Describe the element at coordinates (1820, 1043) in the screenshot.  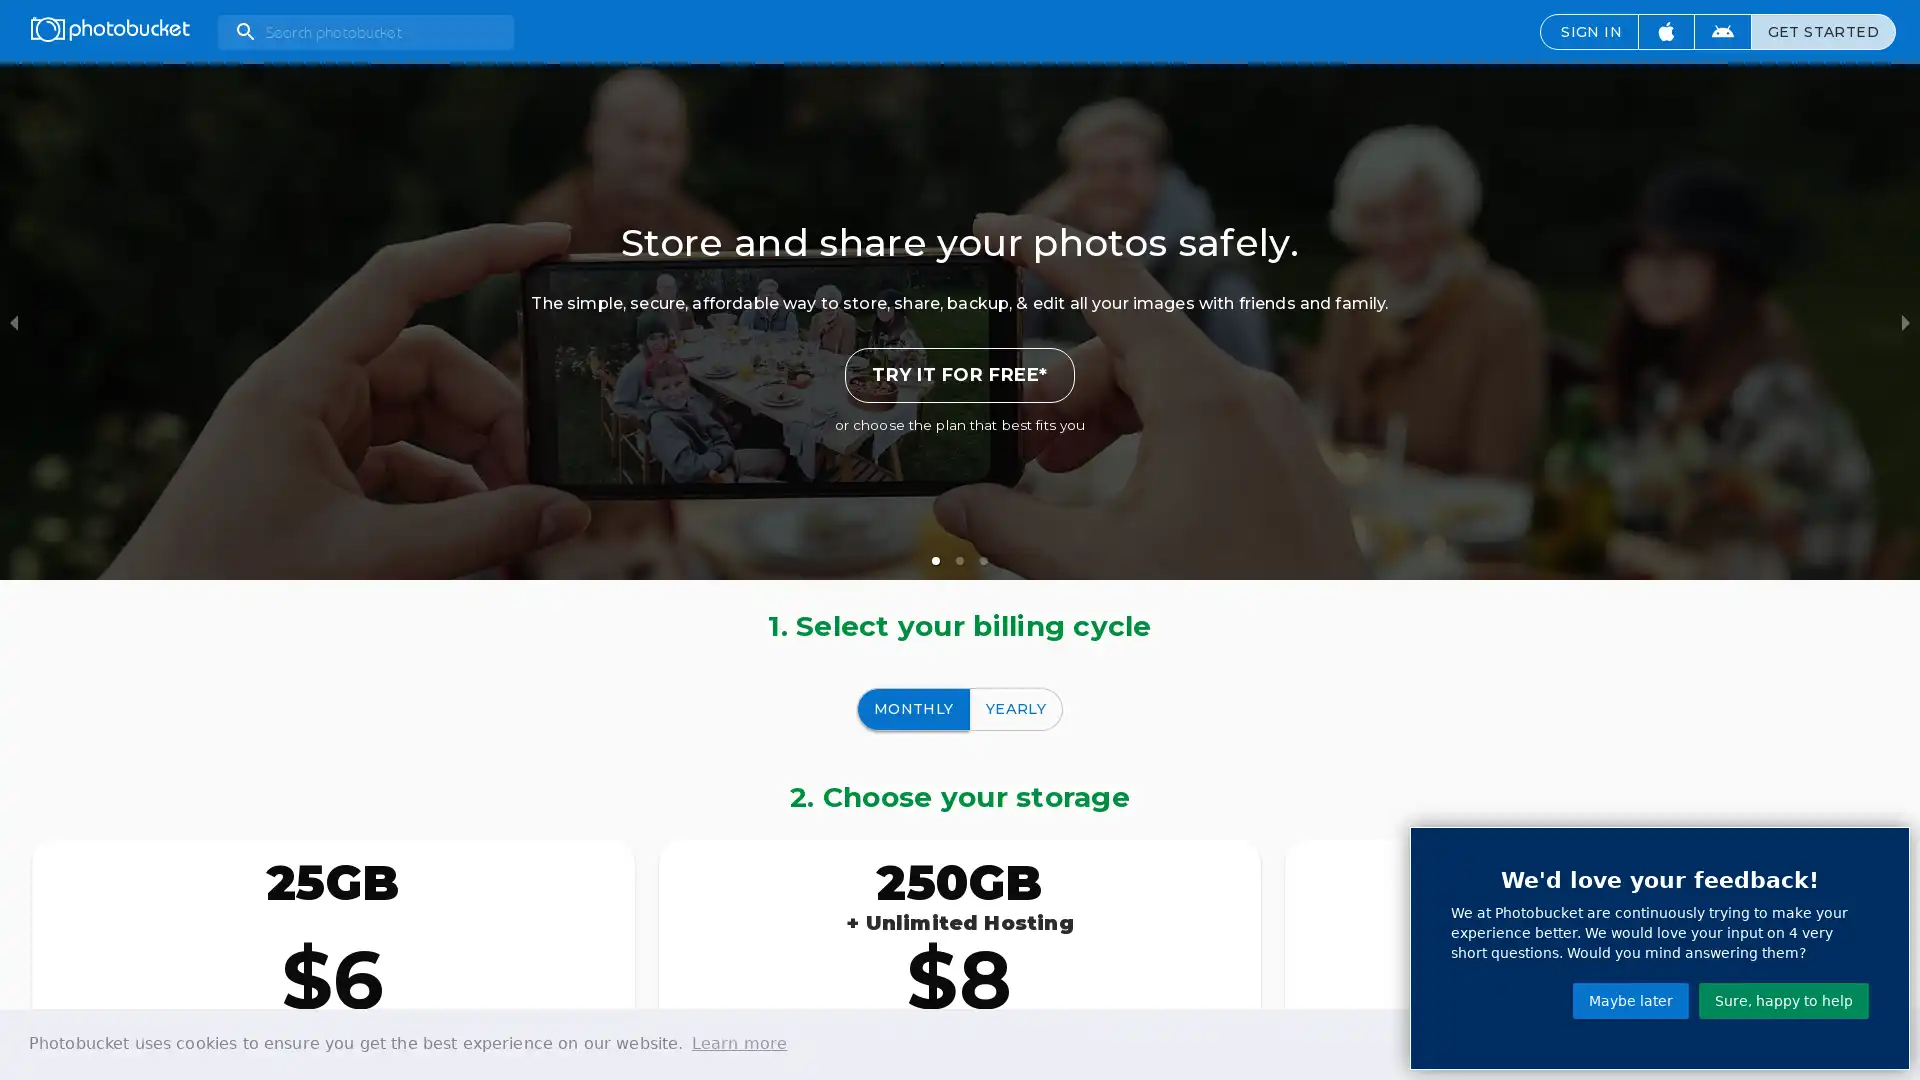
I see `dismiss cookie message` at that location.